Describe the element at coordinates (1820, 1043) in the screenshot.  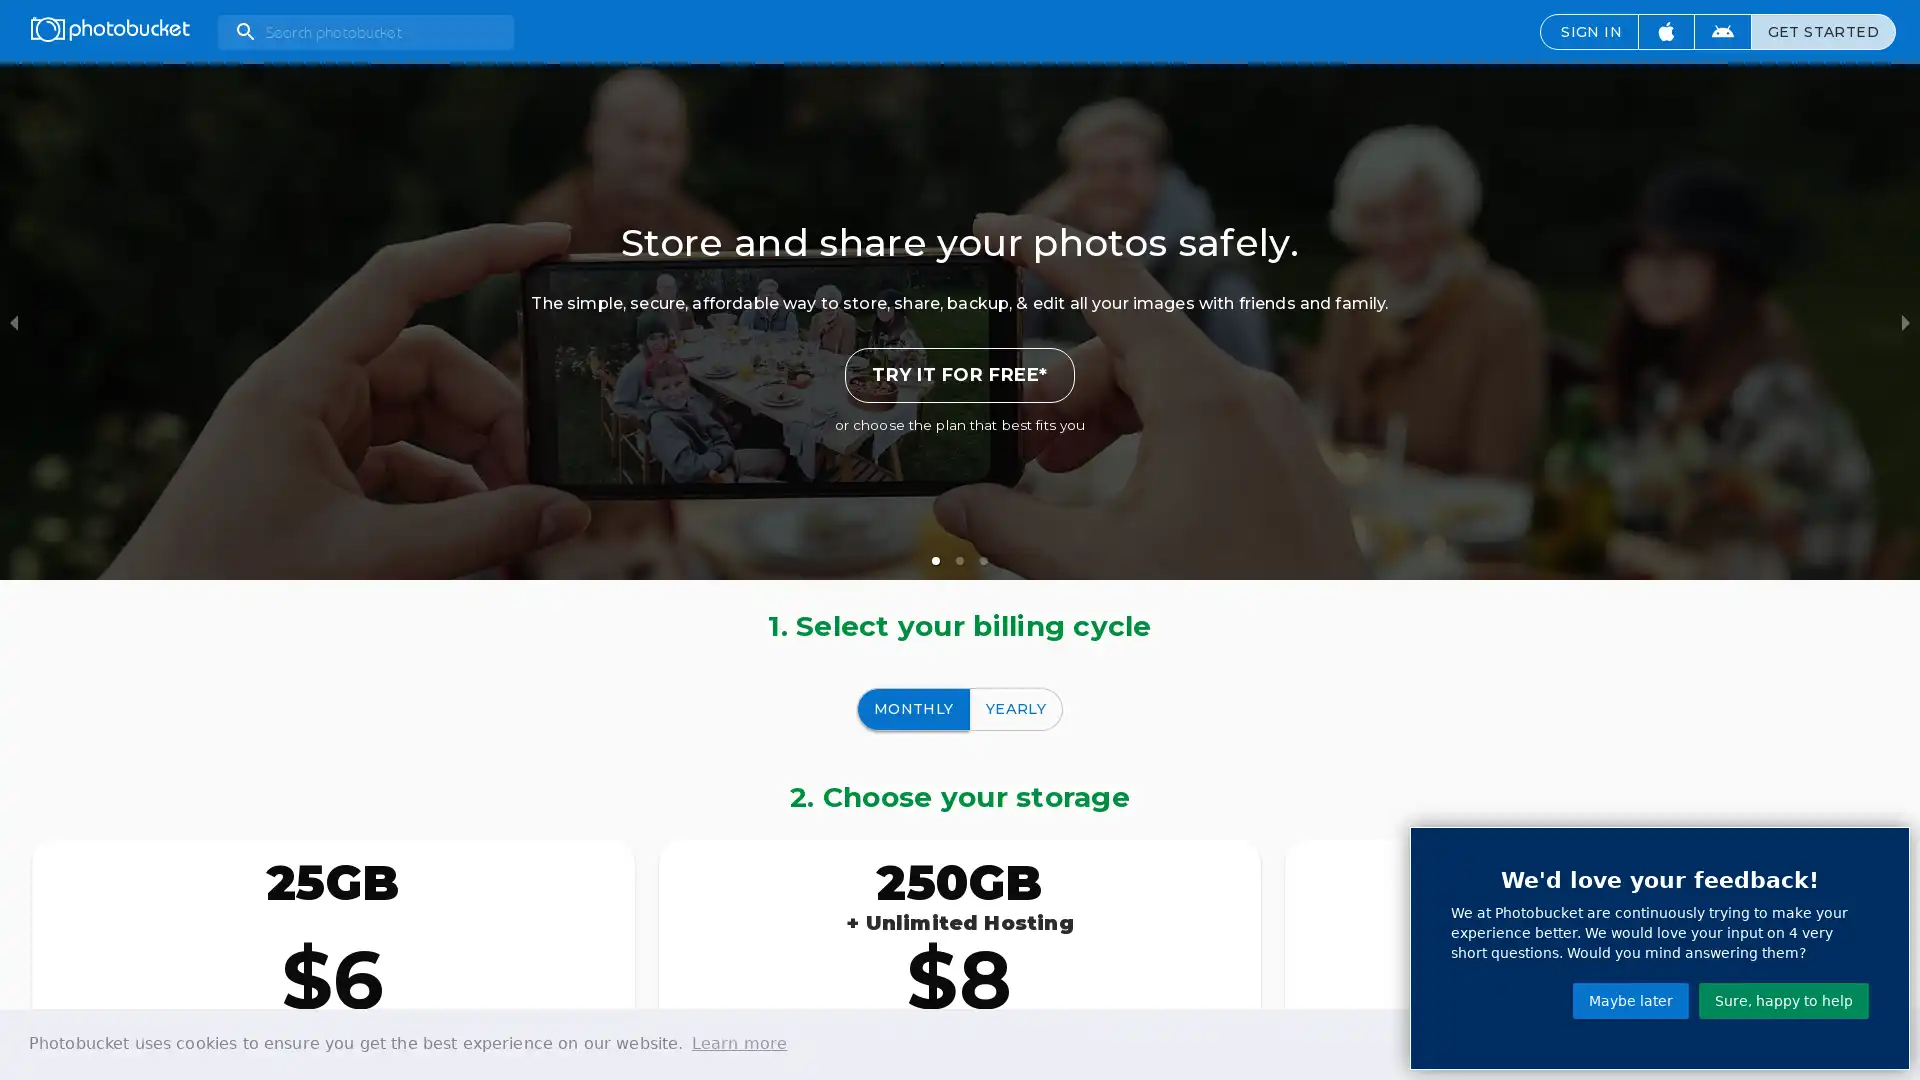
I see `dismiss cookie message` at that location.